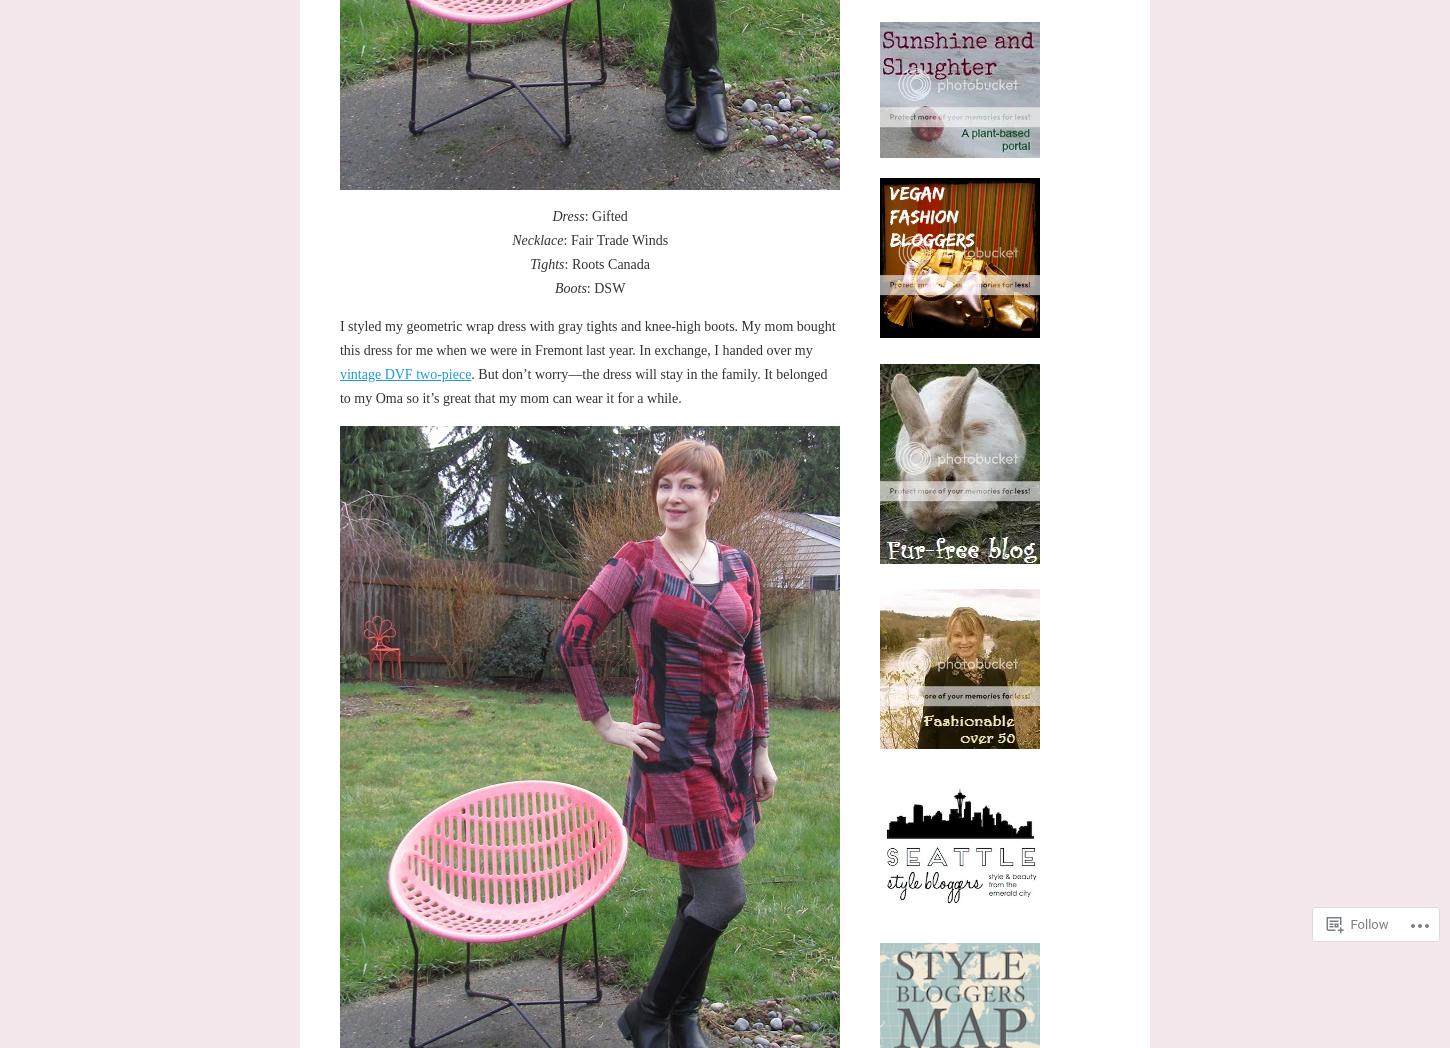 The image size is (1450, 1048). Describe the element at coordinates (614, 239) in the screenshot. I see `': Fair Trade Winds'` at that location.